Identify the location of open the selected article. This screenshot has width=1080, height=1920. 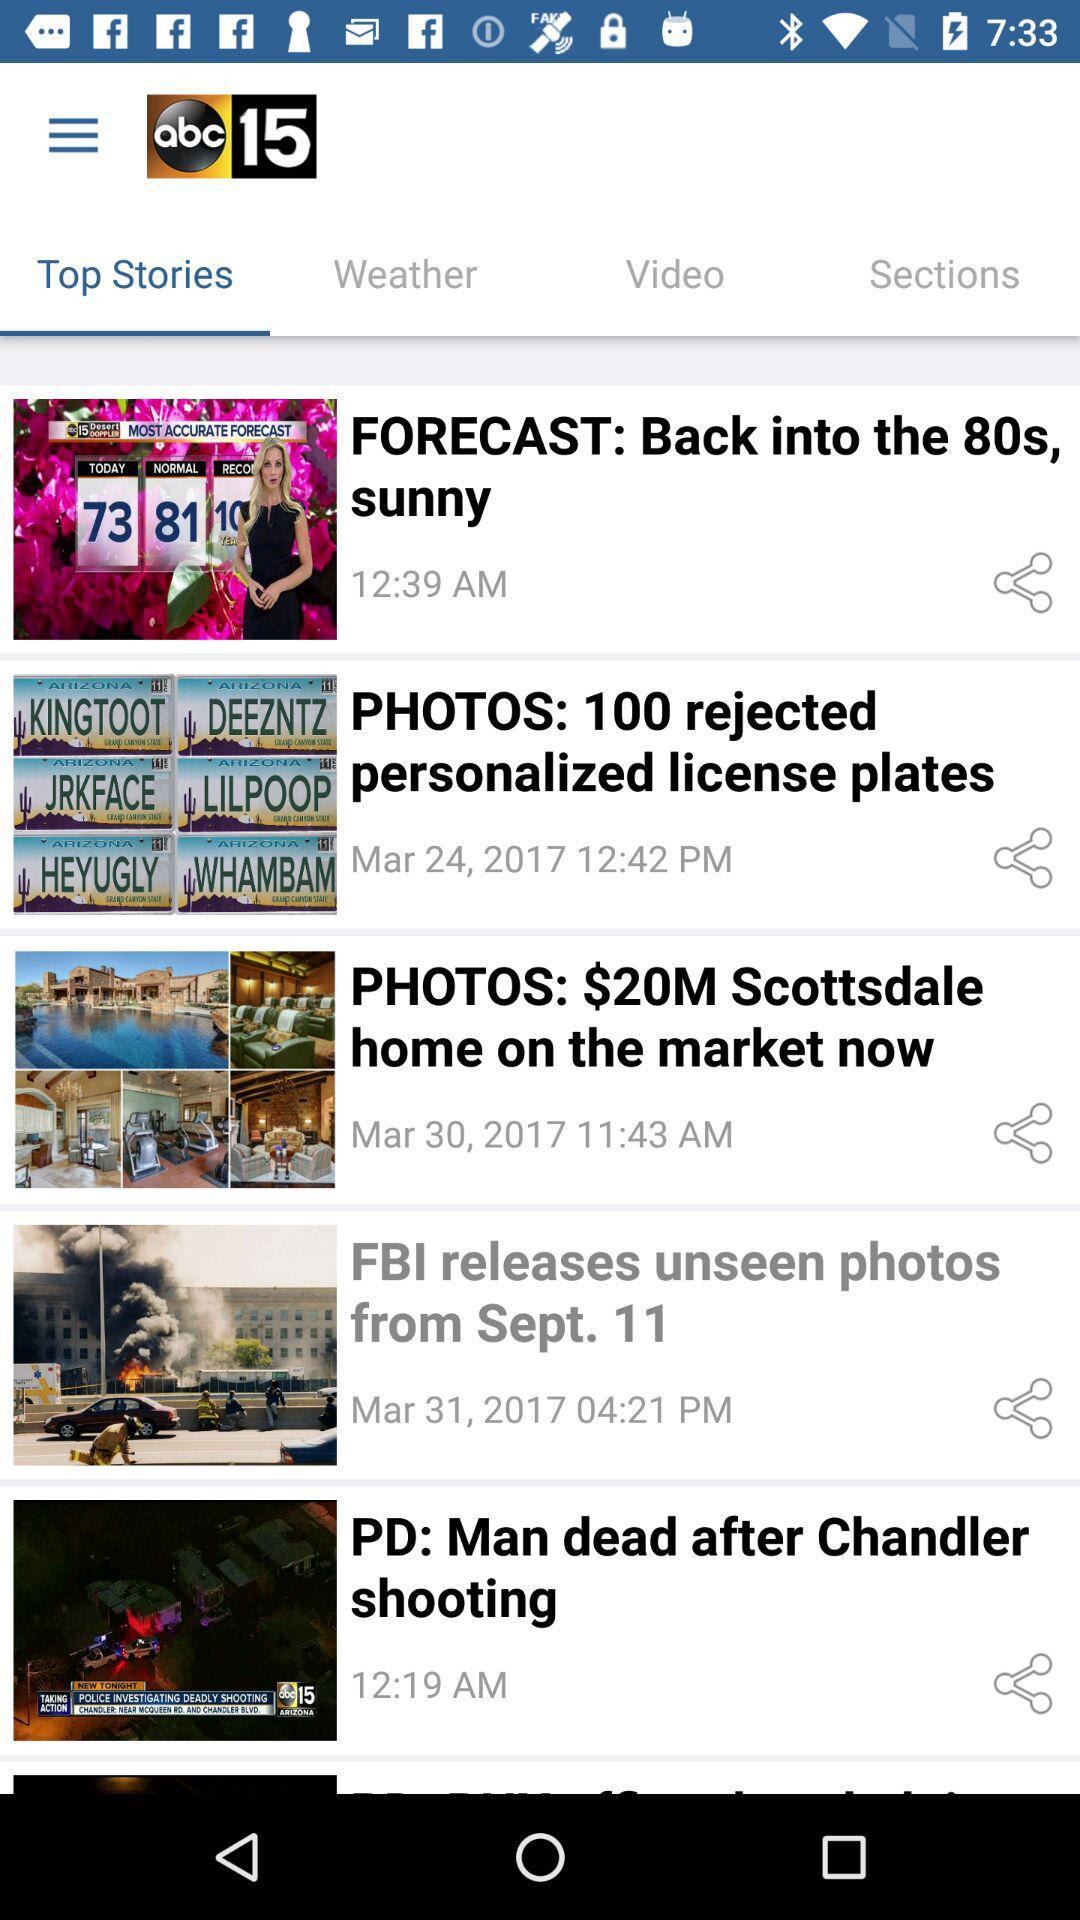
(174, 793).